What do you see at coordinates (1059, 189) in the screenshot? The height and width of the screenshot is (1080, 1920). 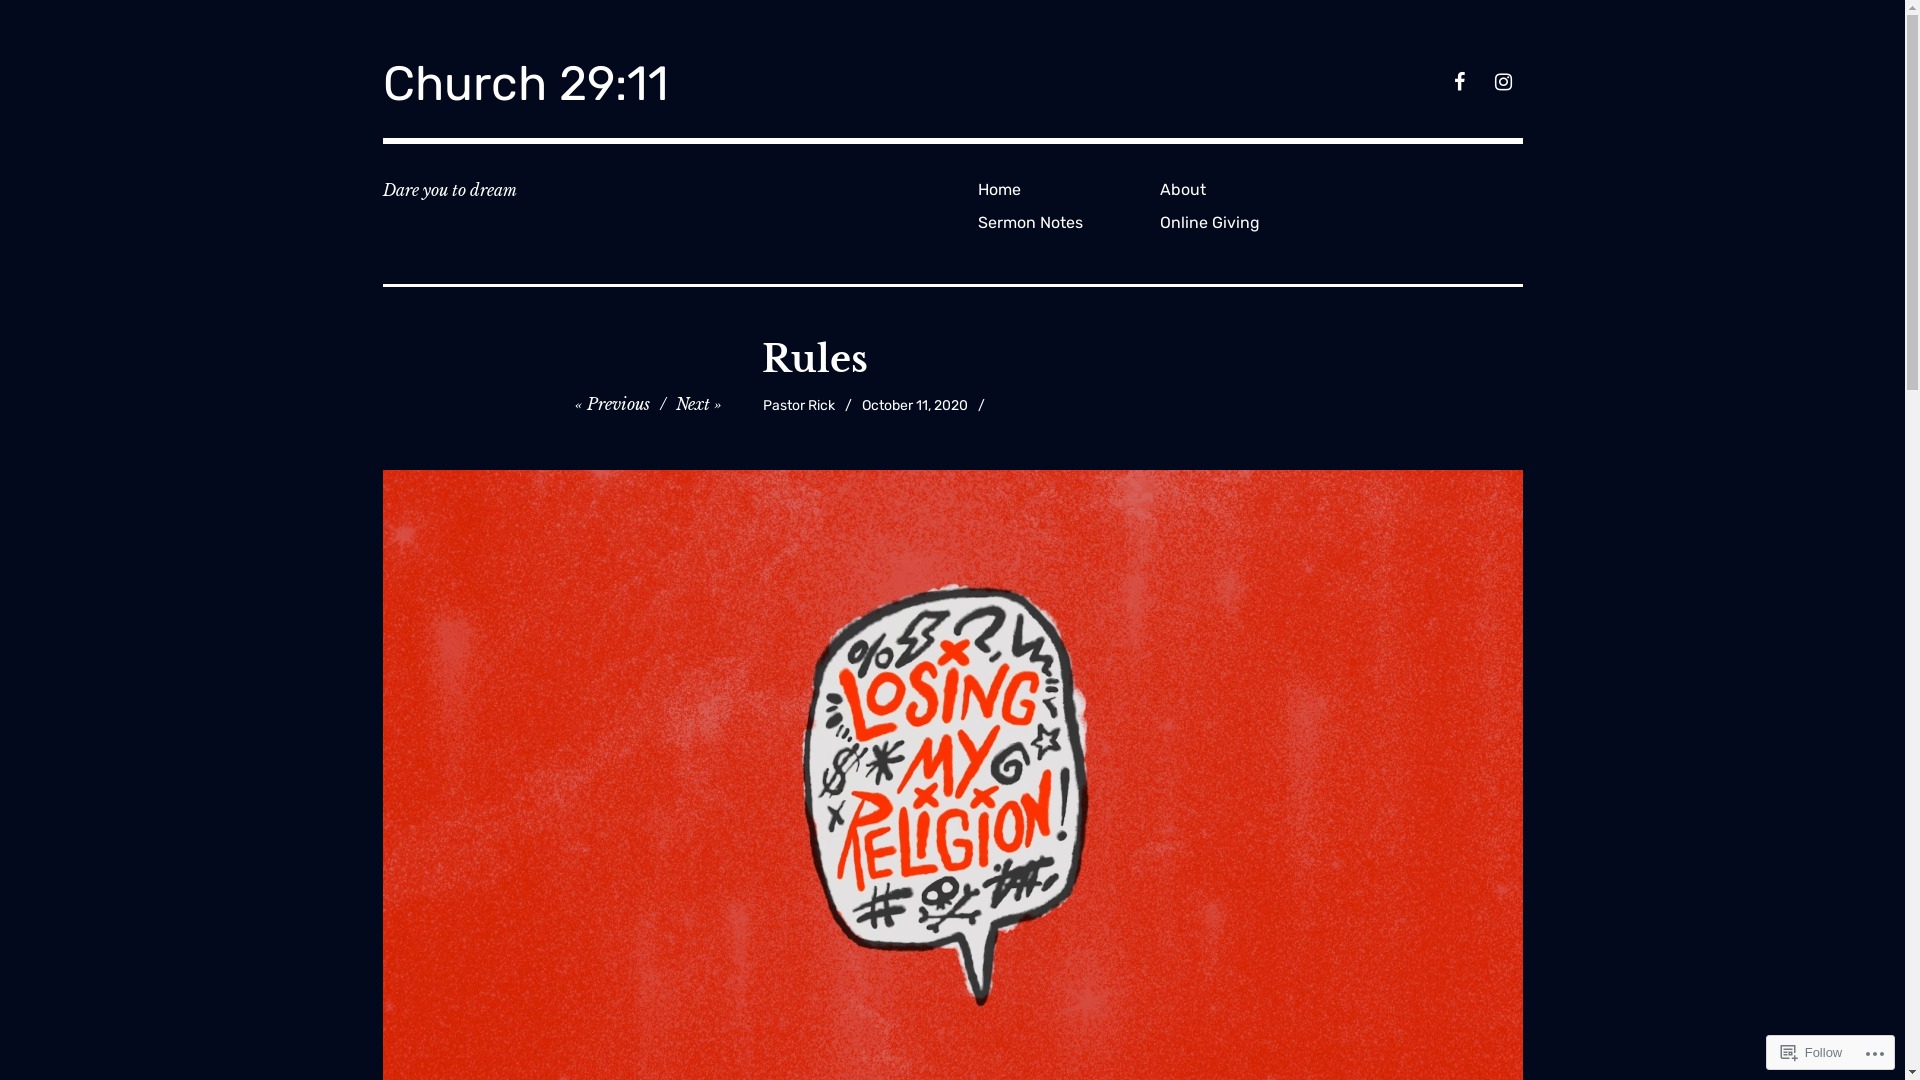 I see `'Home'` at bounding box center [1059, 189].